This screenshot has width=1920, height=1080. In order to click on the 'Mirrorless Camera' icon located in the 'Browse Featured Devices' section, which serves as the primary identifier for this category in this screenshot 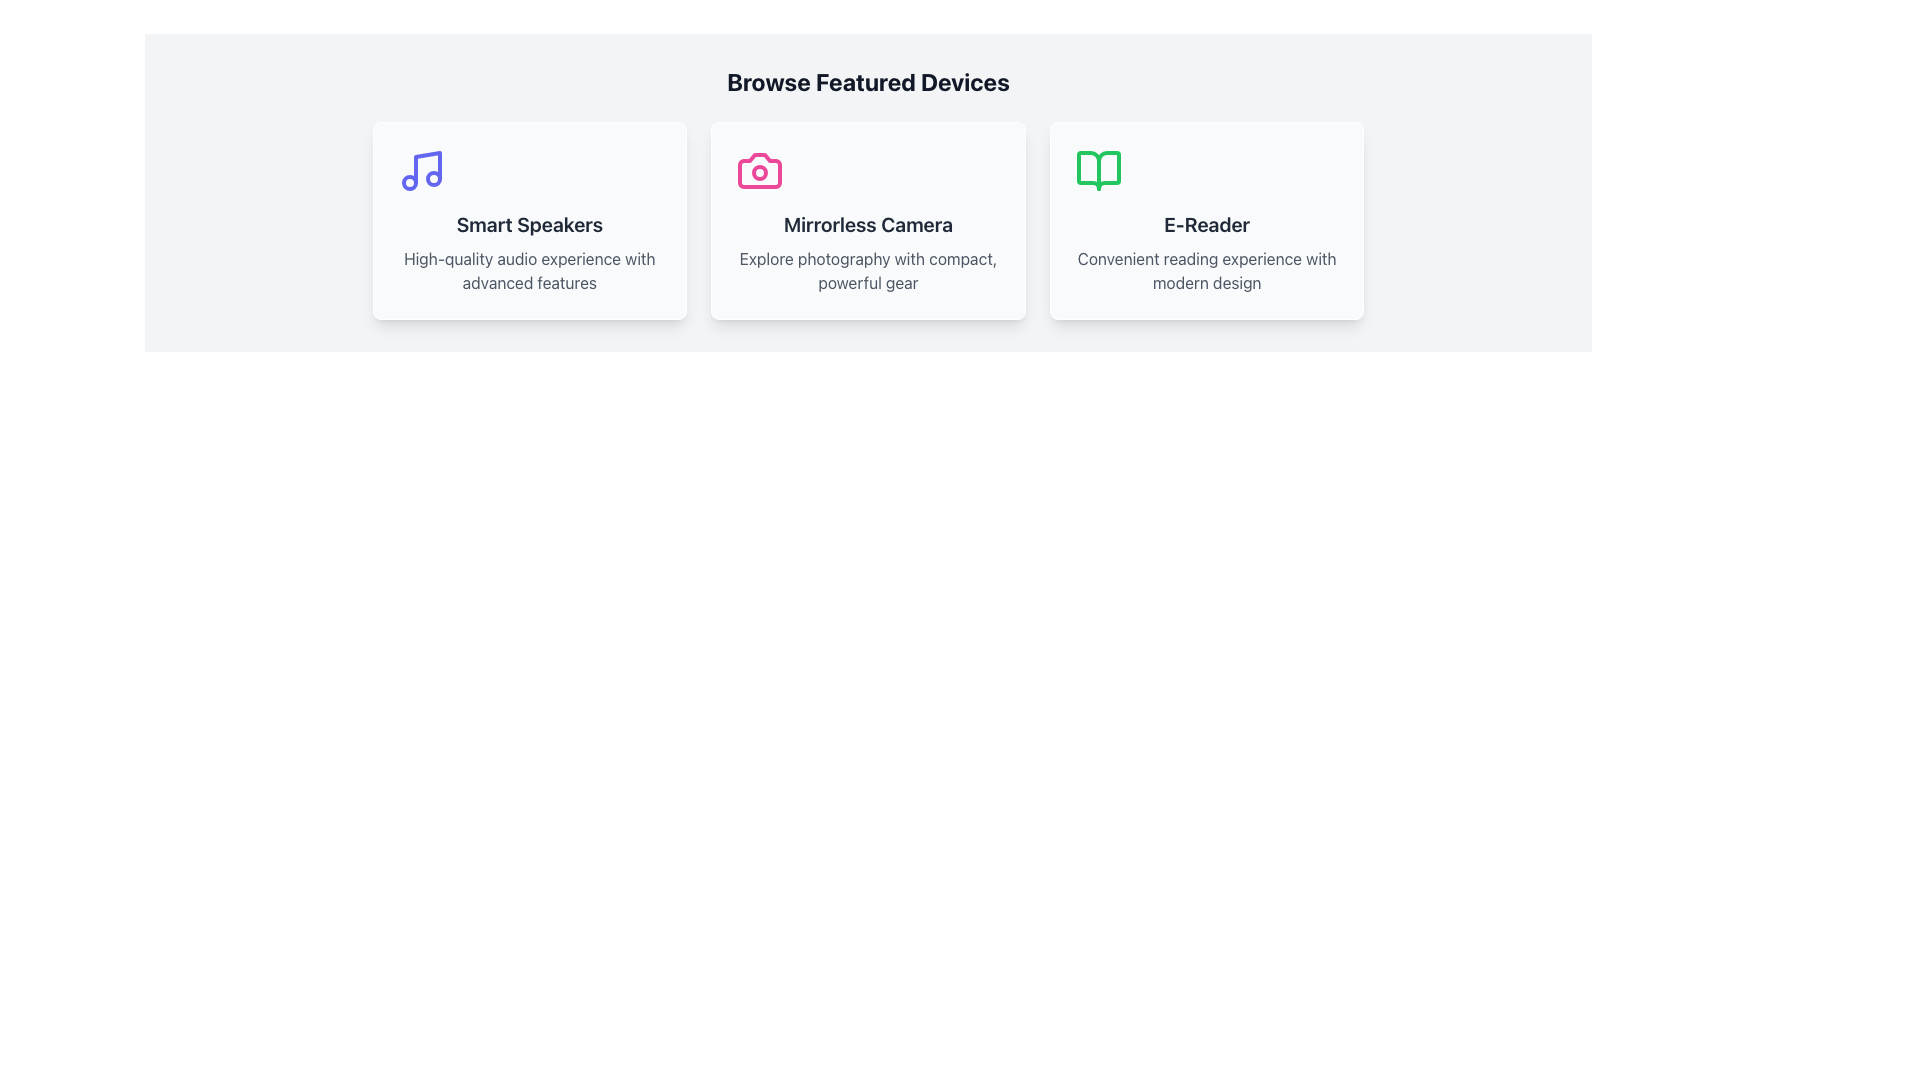, I will do `click(759, 169)`.